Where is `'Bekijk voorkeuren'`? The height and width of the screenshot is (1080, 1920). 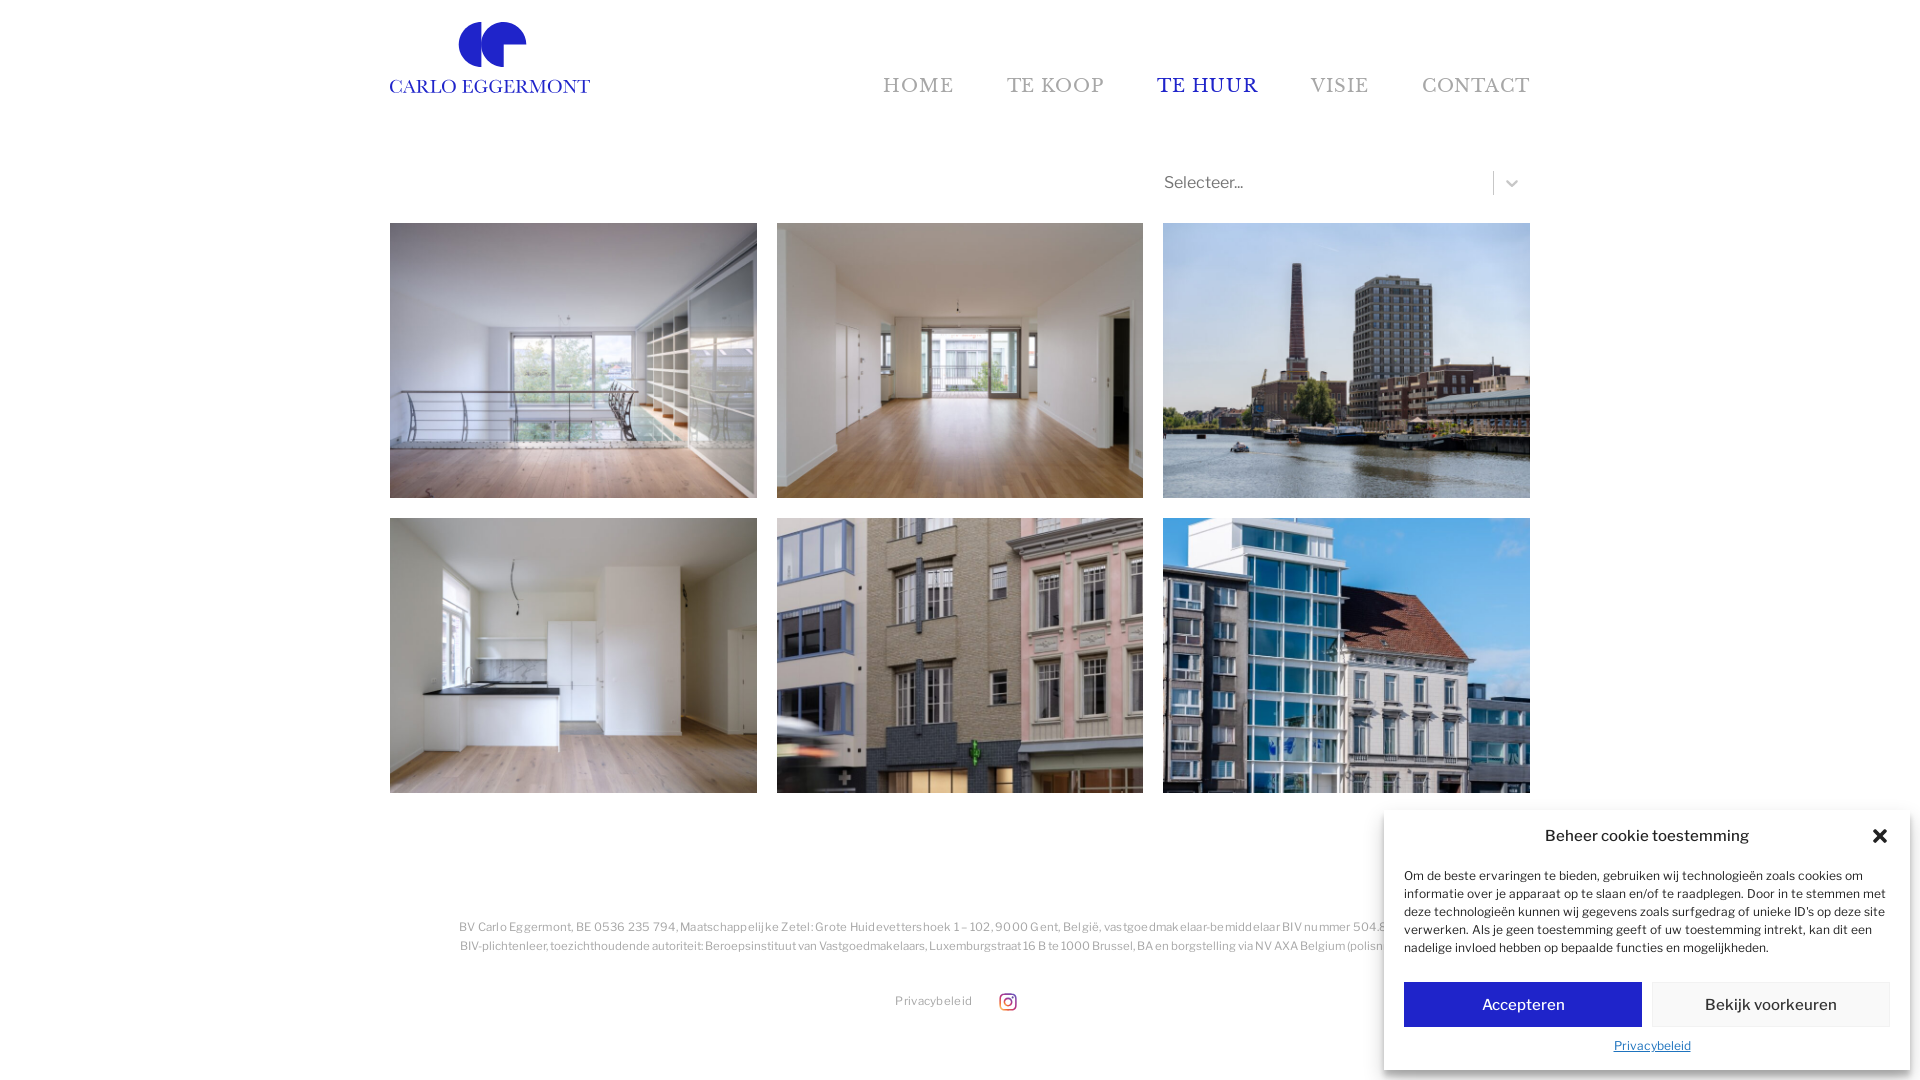 'Bekijk voorkeuren' is located at coordinates (1651, 1004).